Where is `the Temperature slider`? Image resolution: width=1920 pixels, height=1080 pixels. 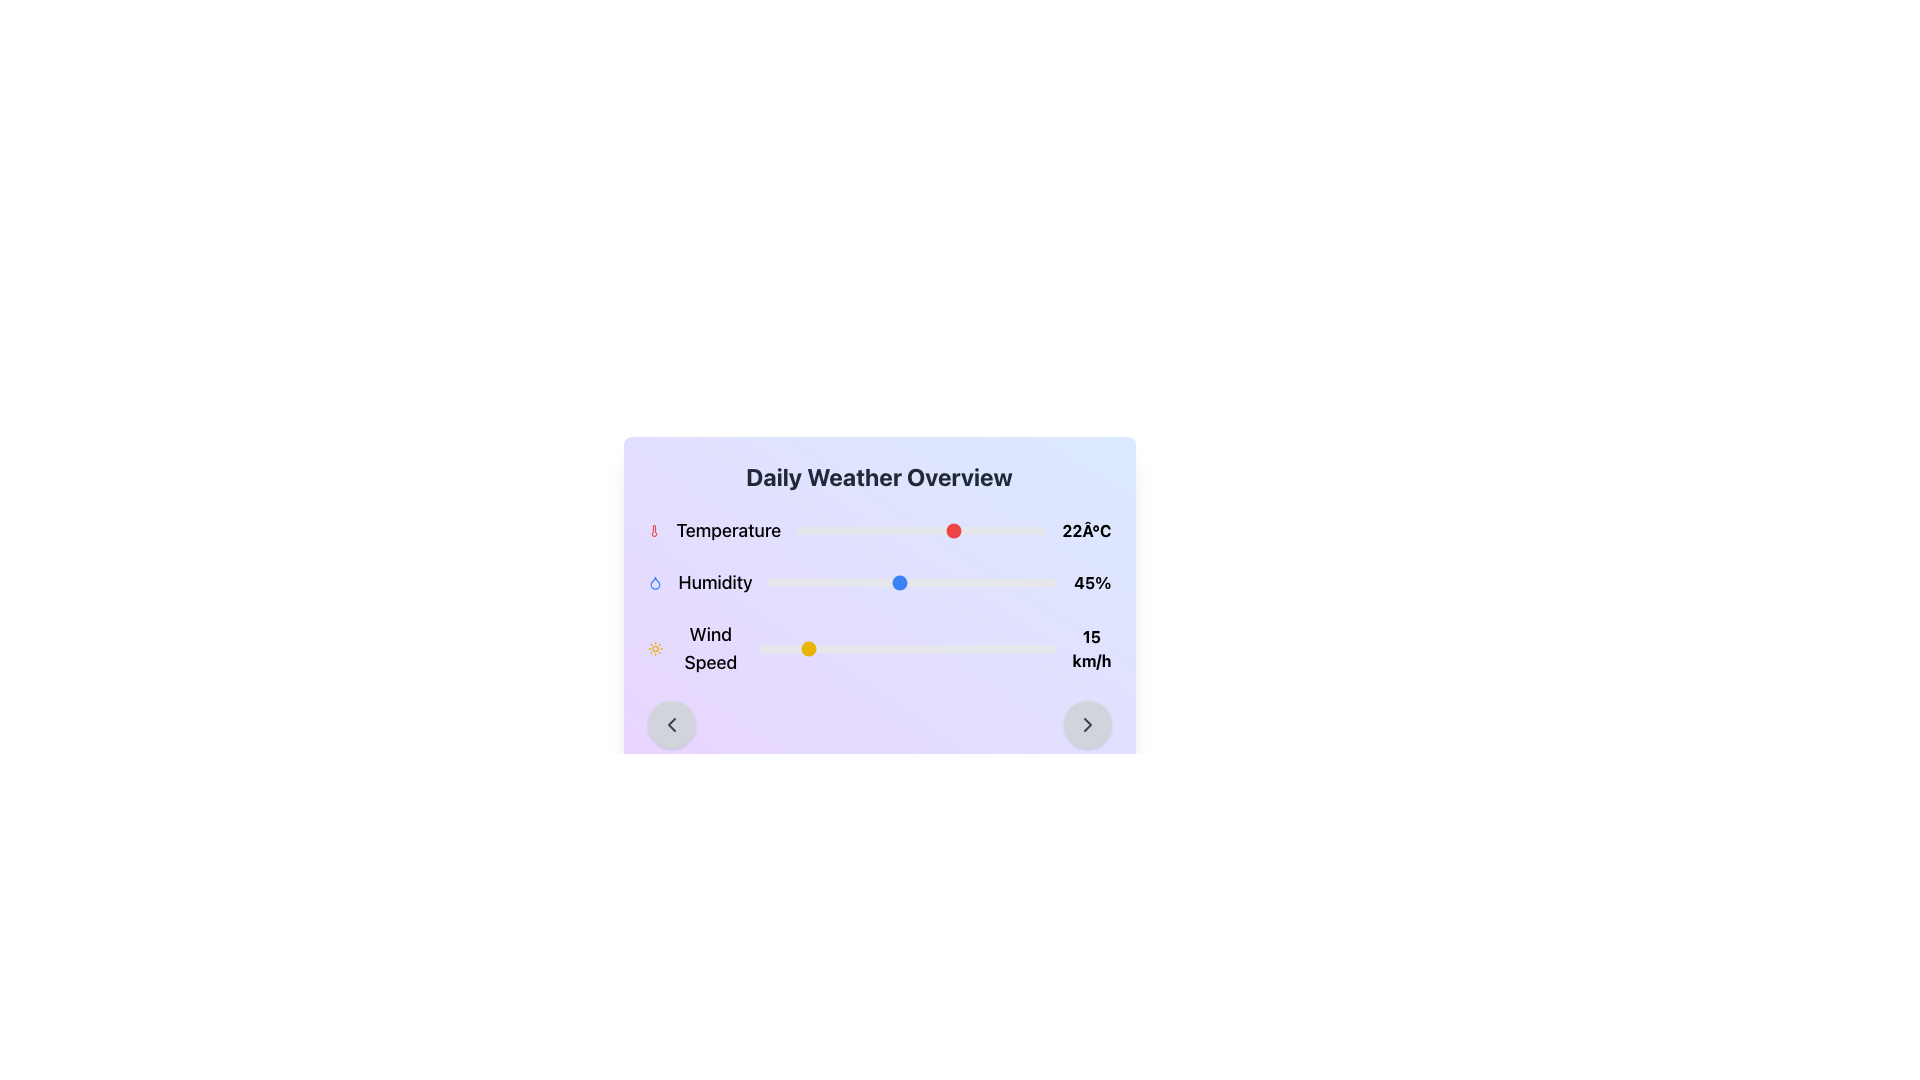 the Temperature slider is located at coordinates (961, 530).